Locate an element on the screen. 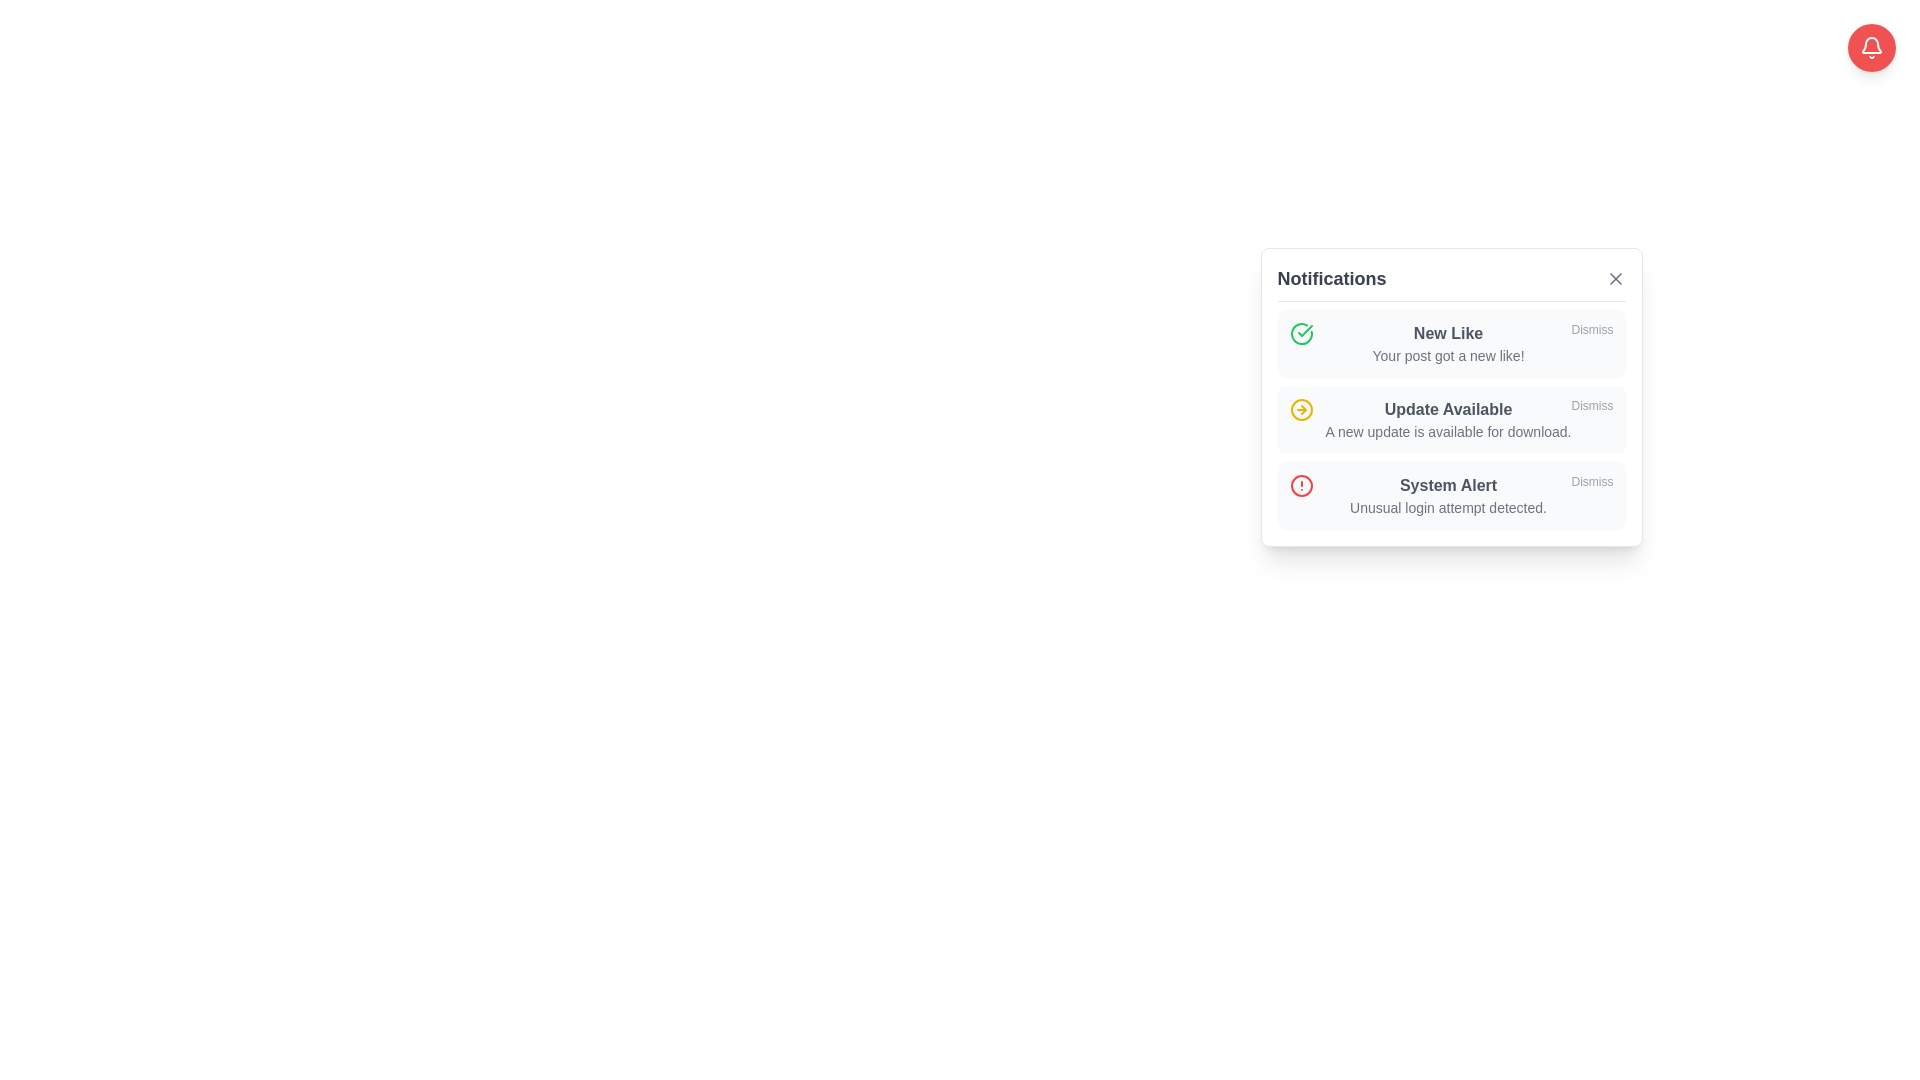 The image size is (1920, 1080). the Notification text indicating a user's post has received a new like, which is located below the positive notification icon and above the 'Dismiss' button is located at coordinates (1448, 342).